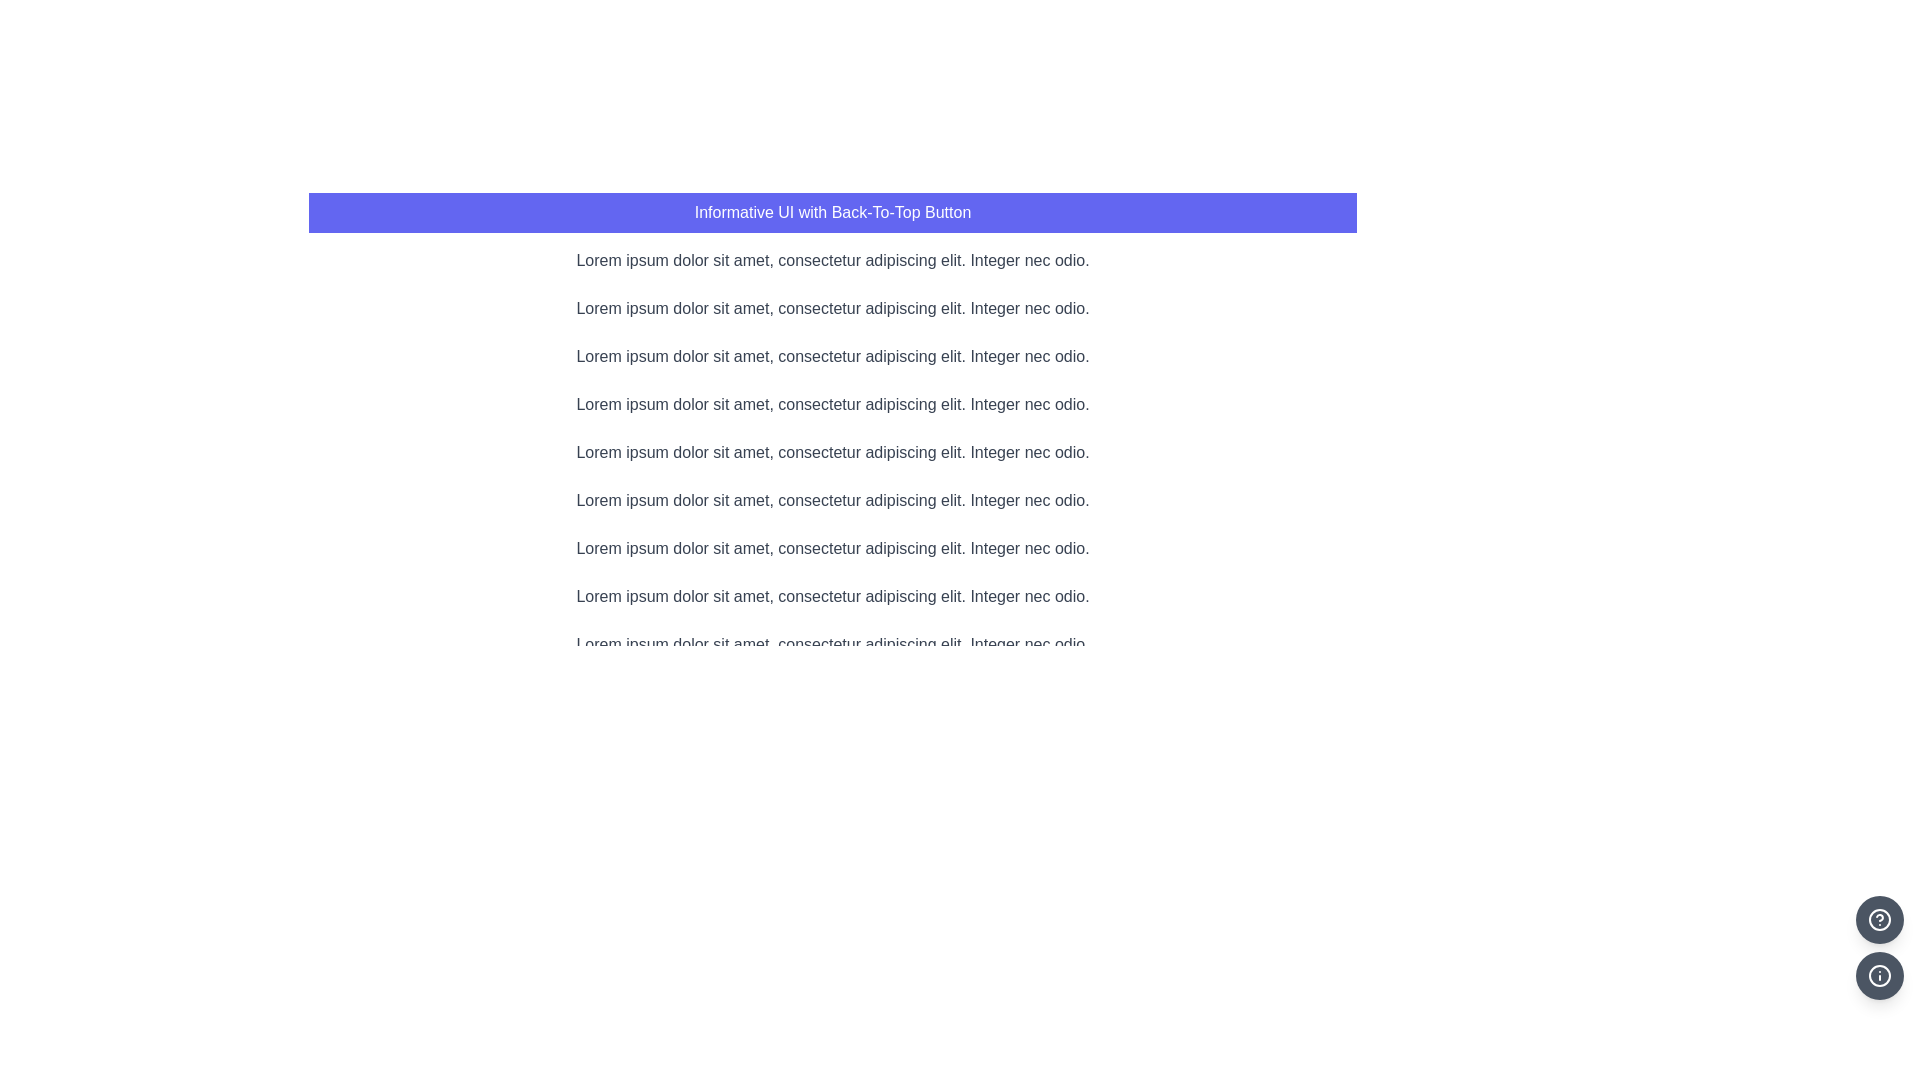 This screenshot has width=1920, height=1080. Describe the element at coordinates (833, 356) in the screenshot. I see `third line of text reading 'Lorem ipsum dolor sit amet, consectetur adipiscing elit. Integer nec odio.' styled in gray font on a white background` at that location.